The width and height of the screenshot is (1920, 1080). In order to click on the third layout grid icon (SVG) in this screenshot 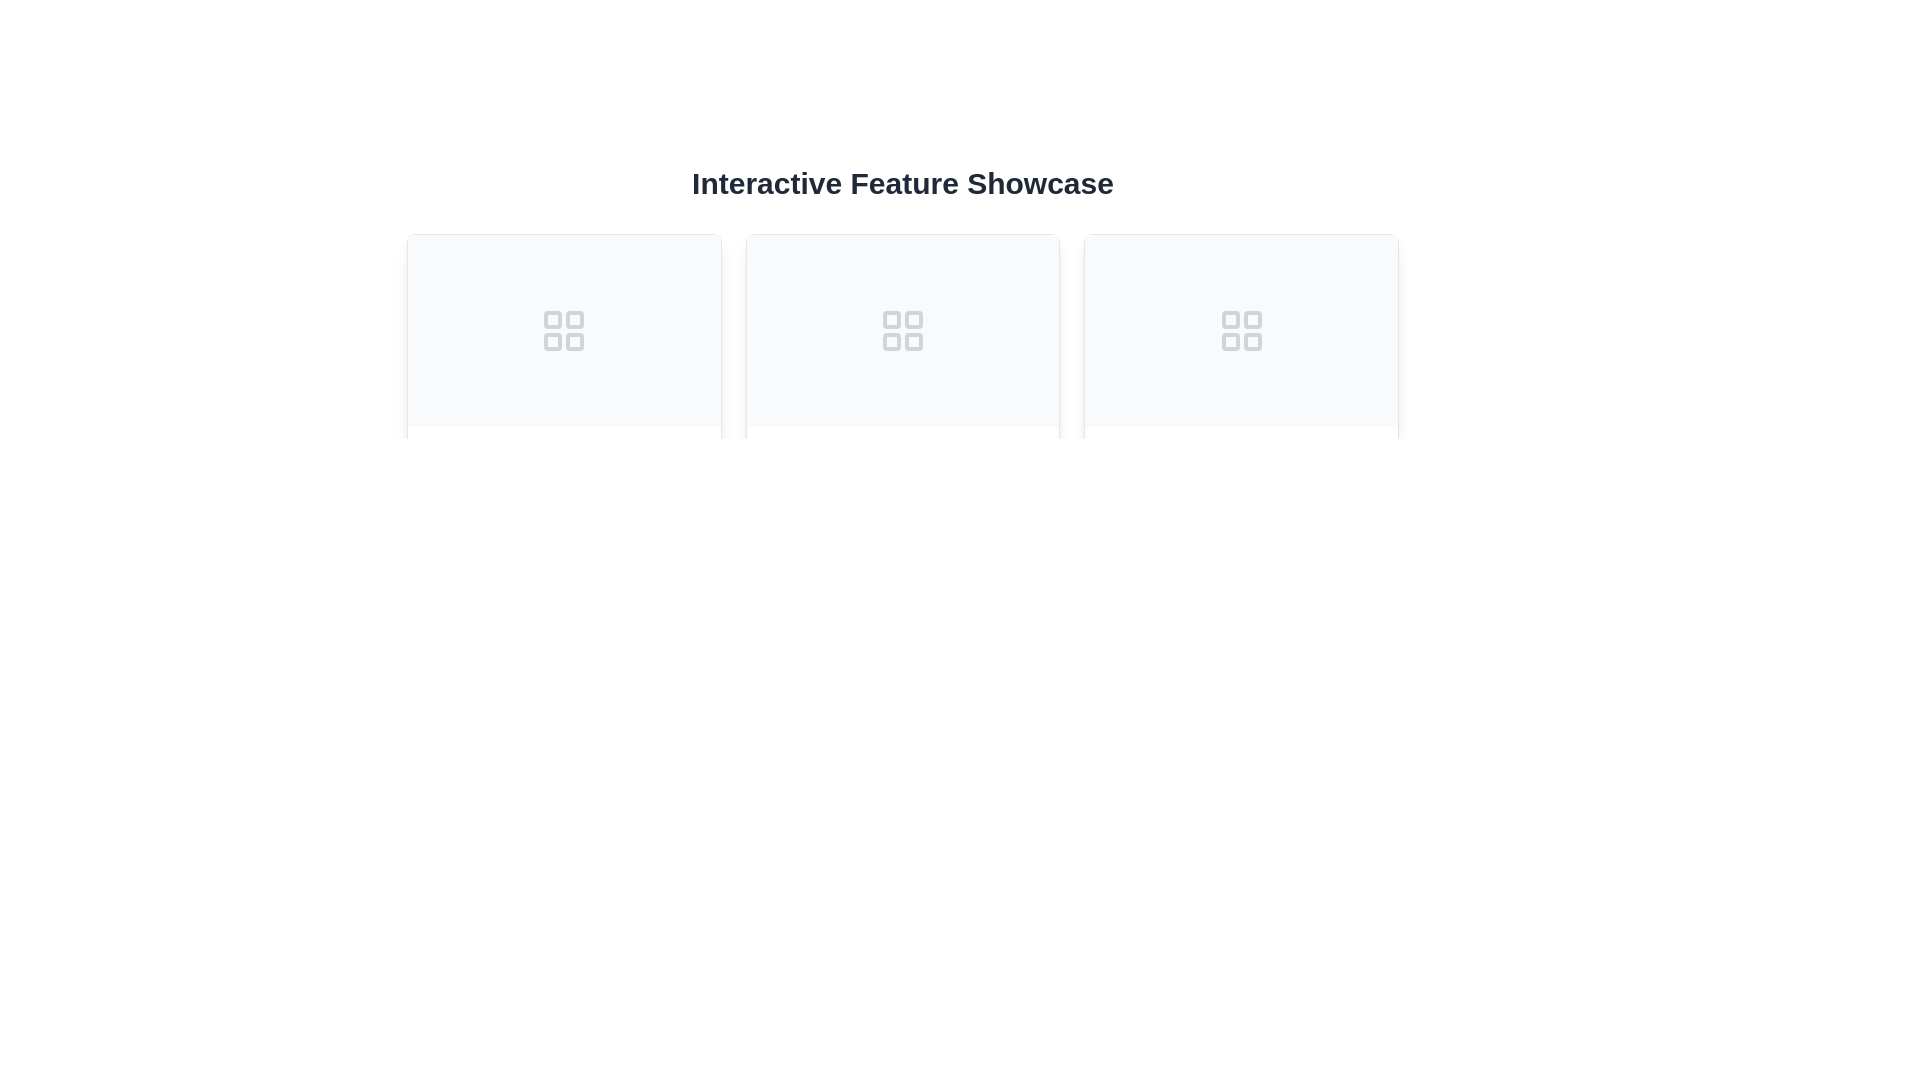, I will do `click(1240, 330)`.